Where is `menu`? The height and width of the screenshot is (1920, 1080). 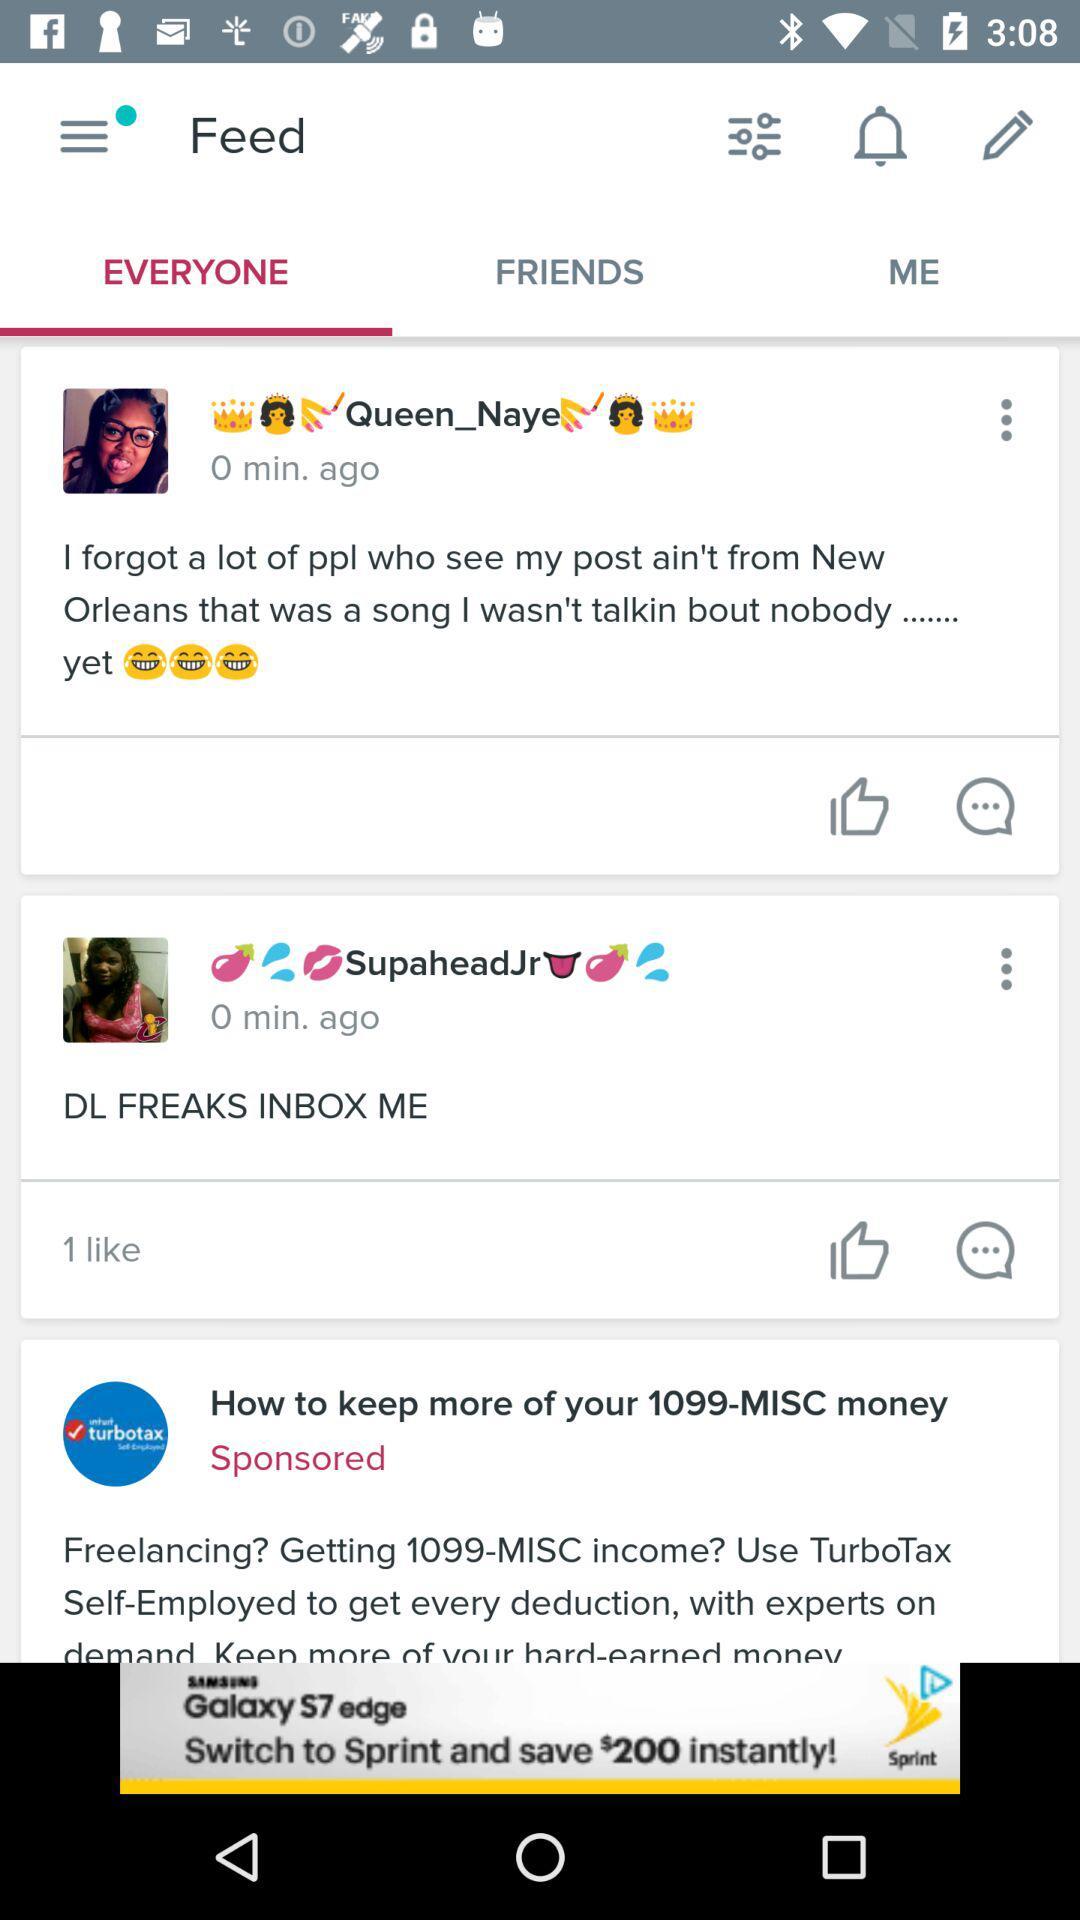 menu is located at coordinates (1006, 969).